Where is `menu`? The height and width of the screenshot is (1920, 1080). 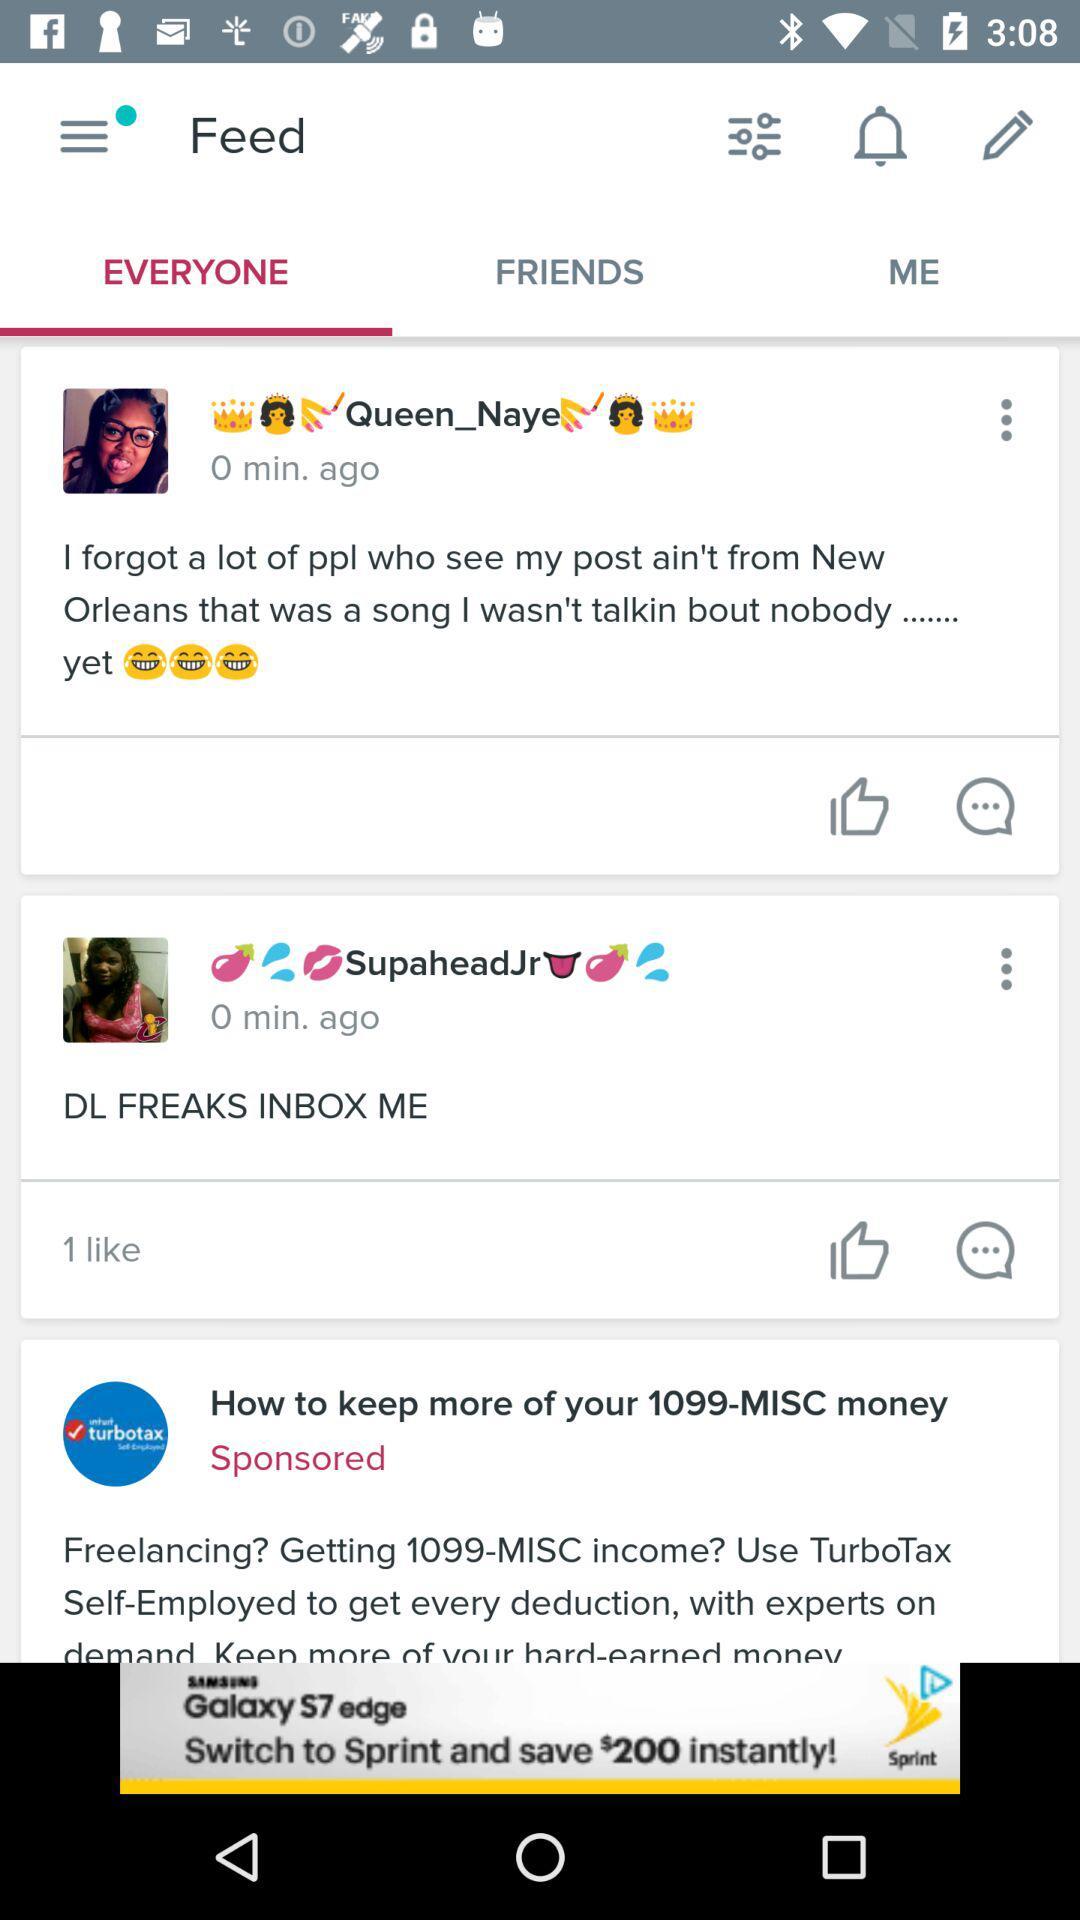 menu is located at coordinates (1006, 969).